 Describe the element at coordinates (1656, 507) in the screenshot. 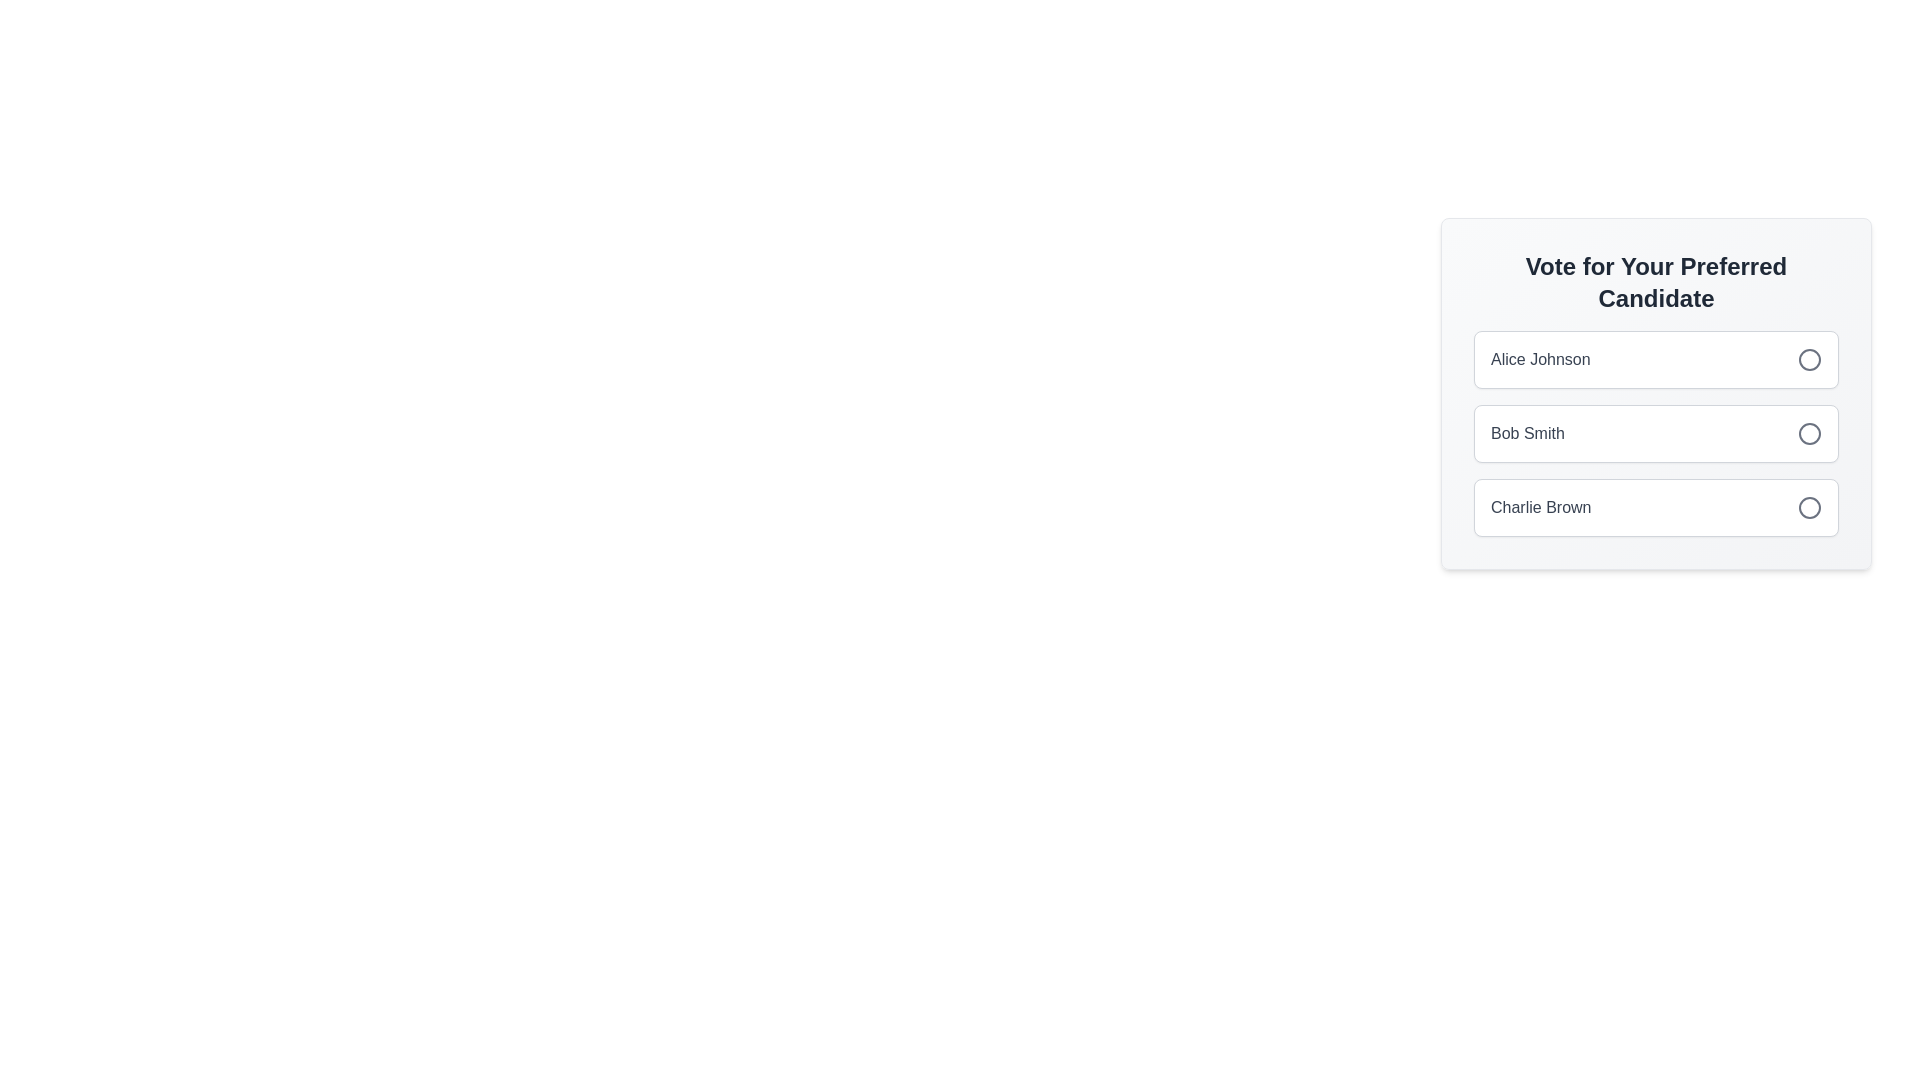

I see `the selectable list item labeled 'Charlie Brown'` at that location.